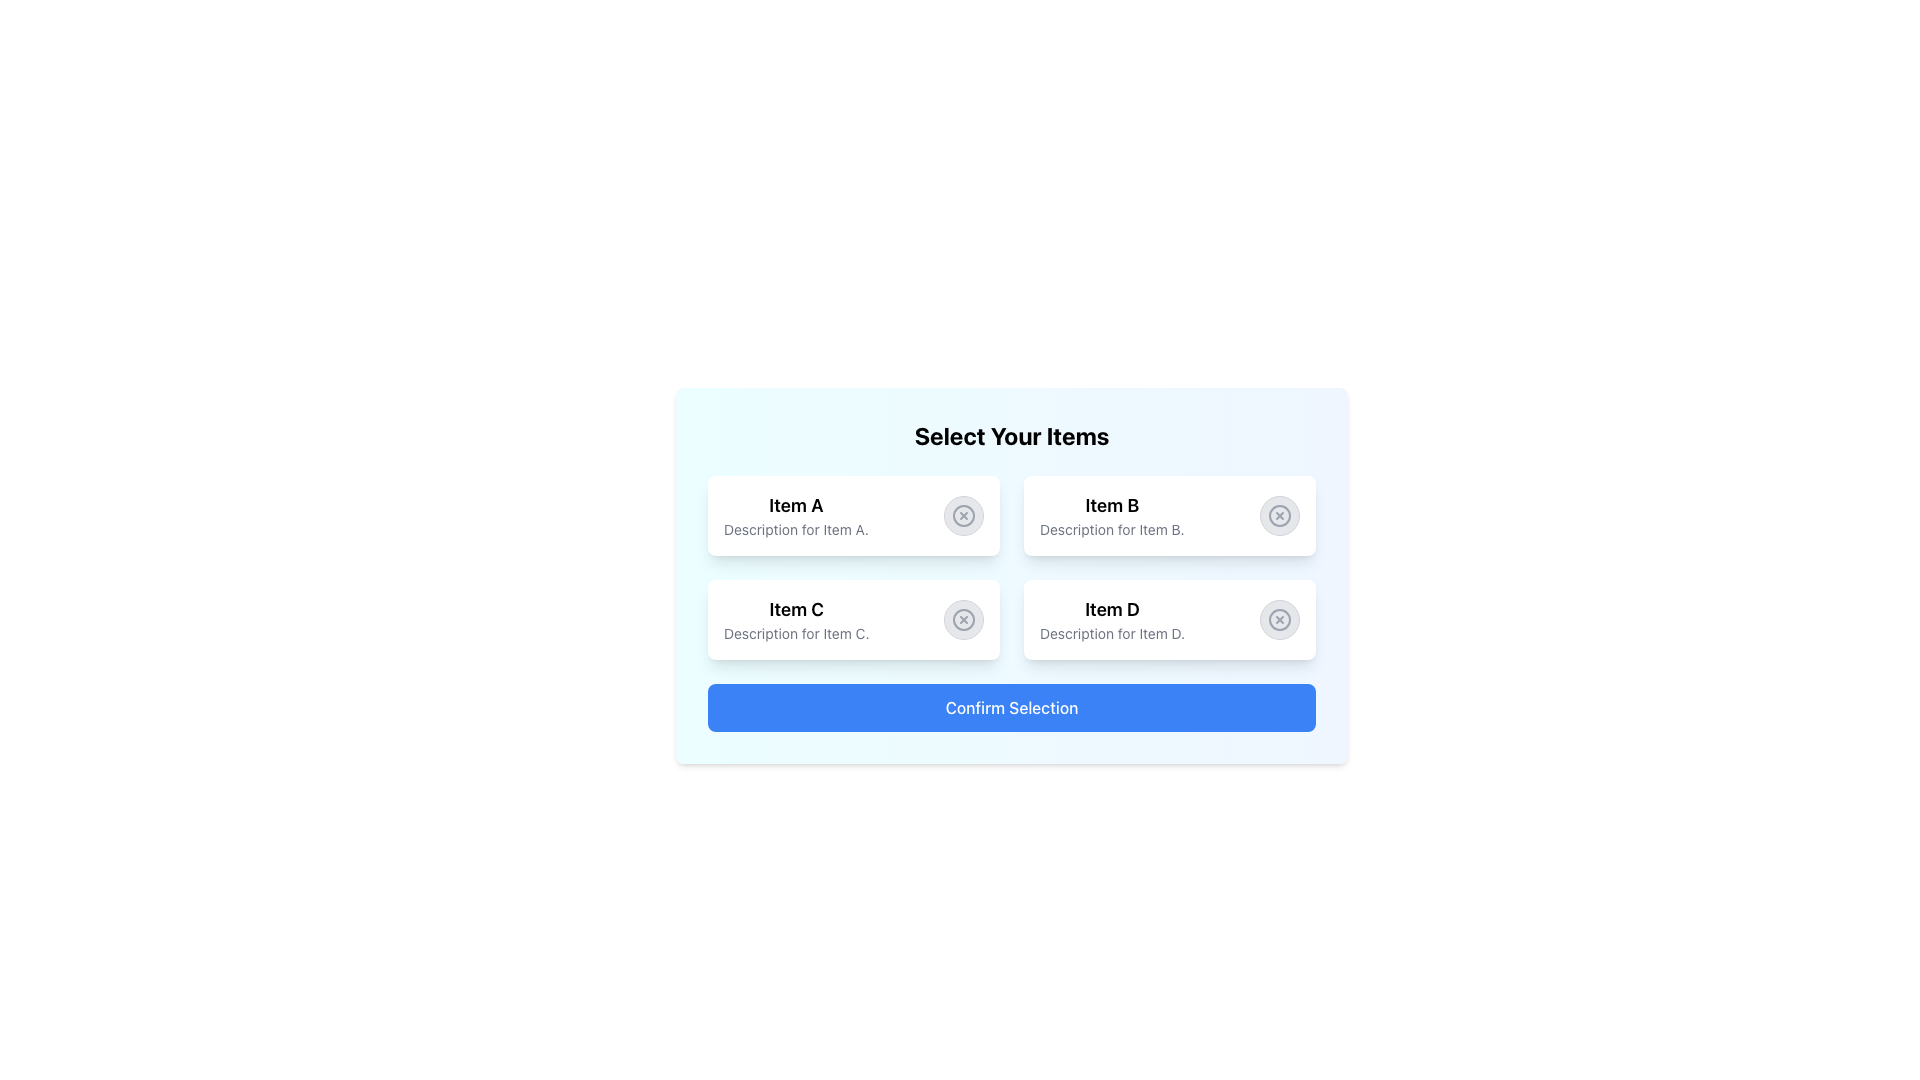 This screenshot has height=1080, width=1920. What do you see at coordinates (1111, 633) in the screenshot?
I see `text label displaying 'Description for Item D.', which is styled in a smaller font size with a gray color and located below the header 'Item D' in a grid layout` at bounding box center [1111, 633].